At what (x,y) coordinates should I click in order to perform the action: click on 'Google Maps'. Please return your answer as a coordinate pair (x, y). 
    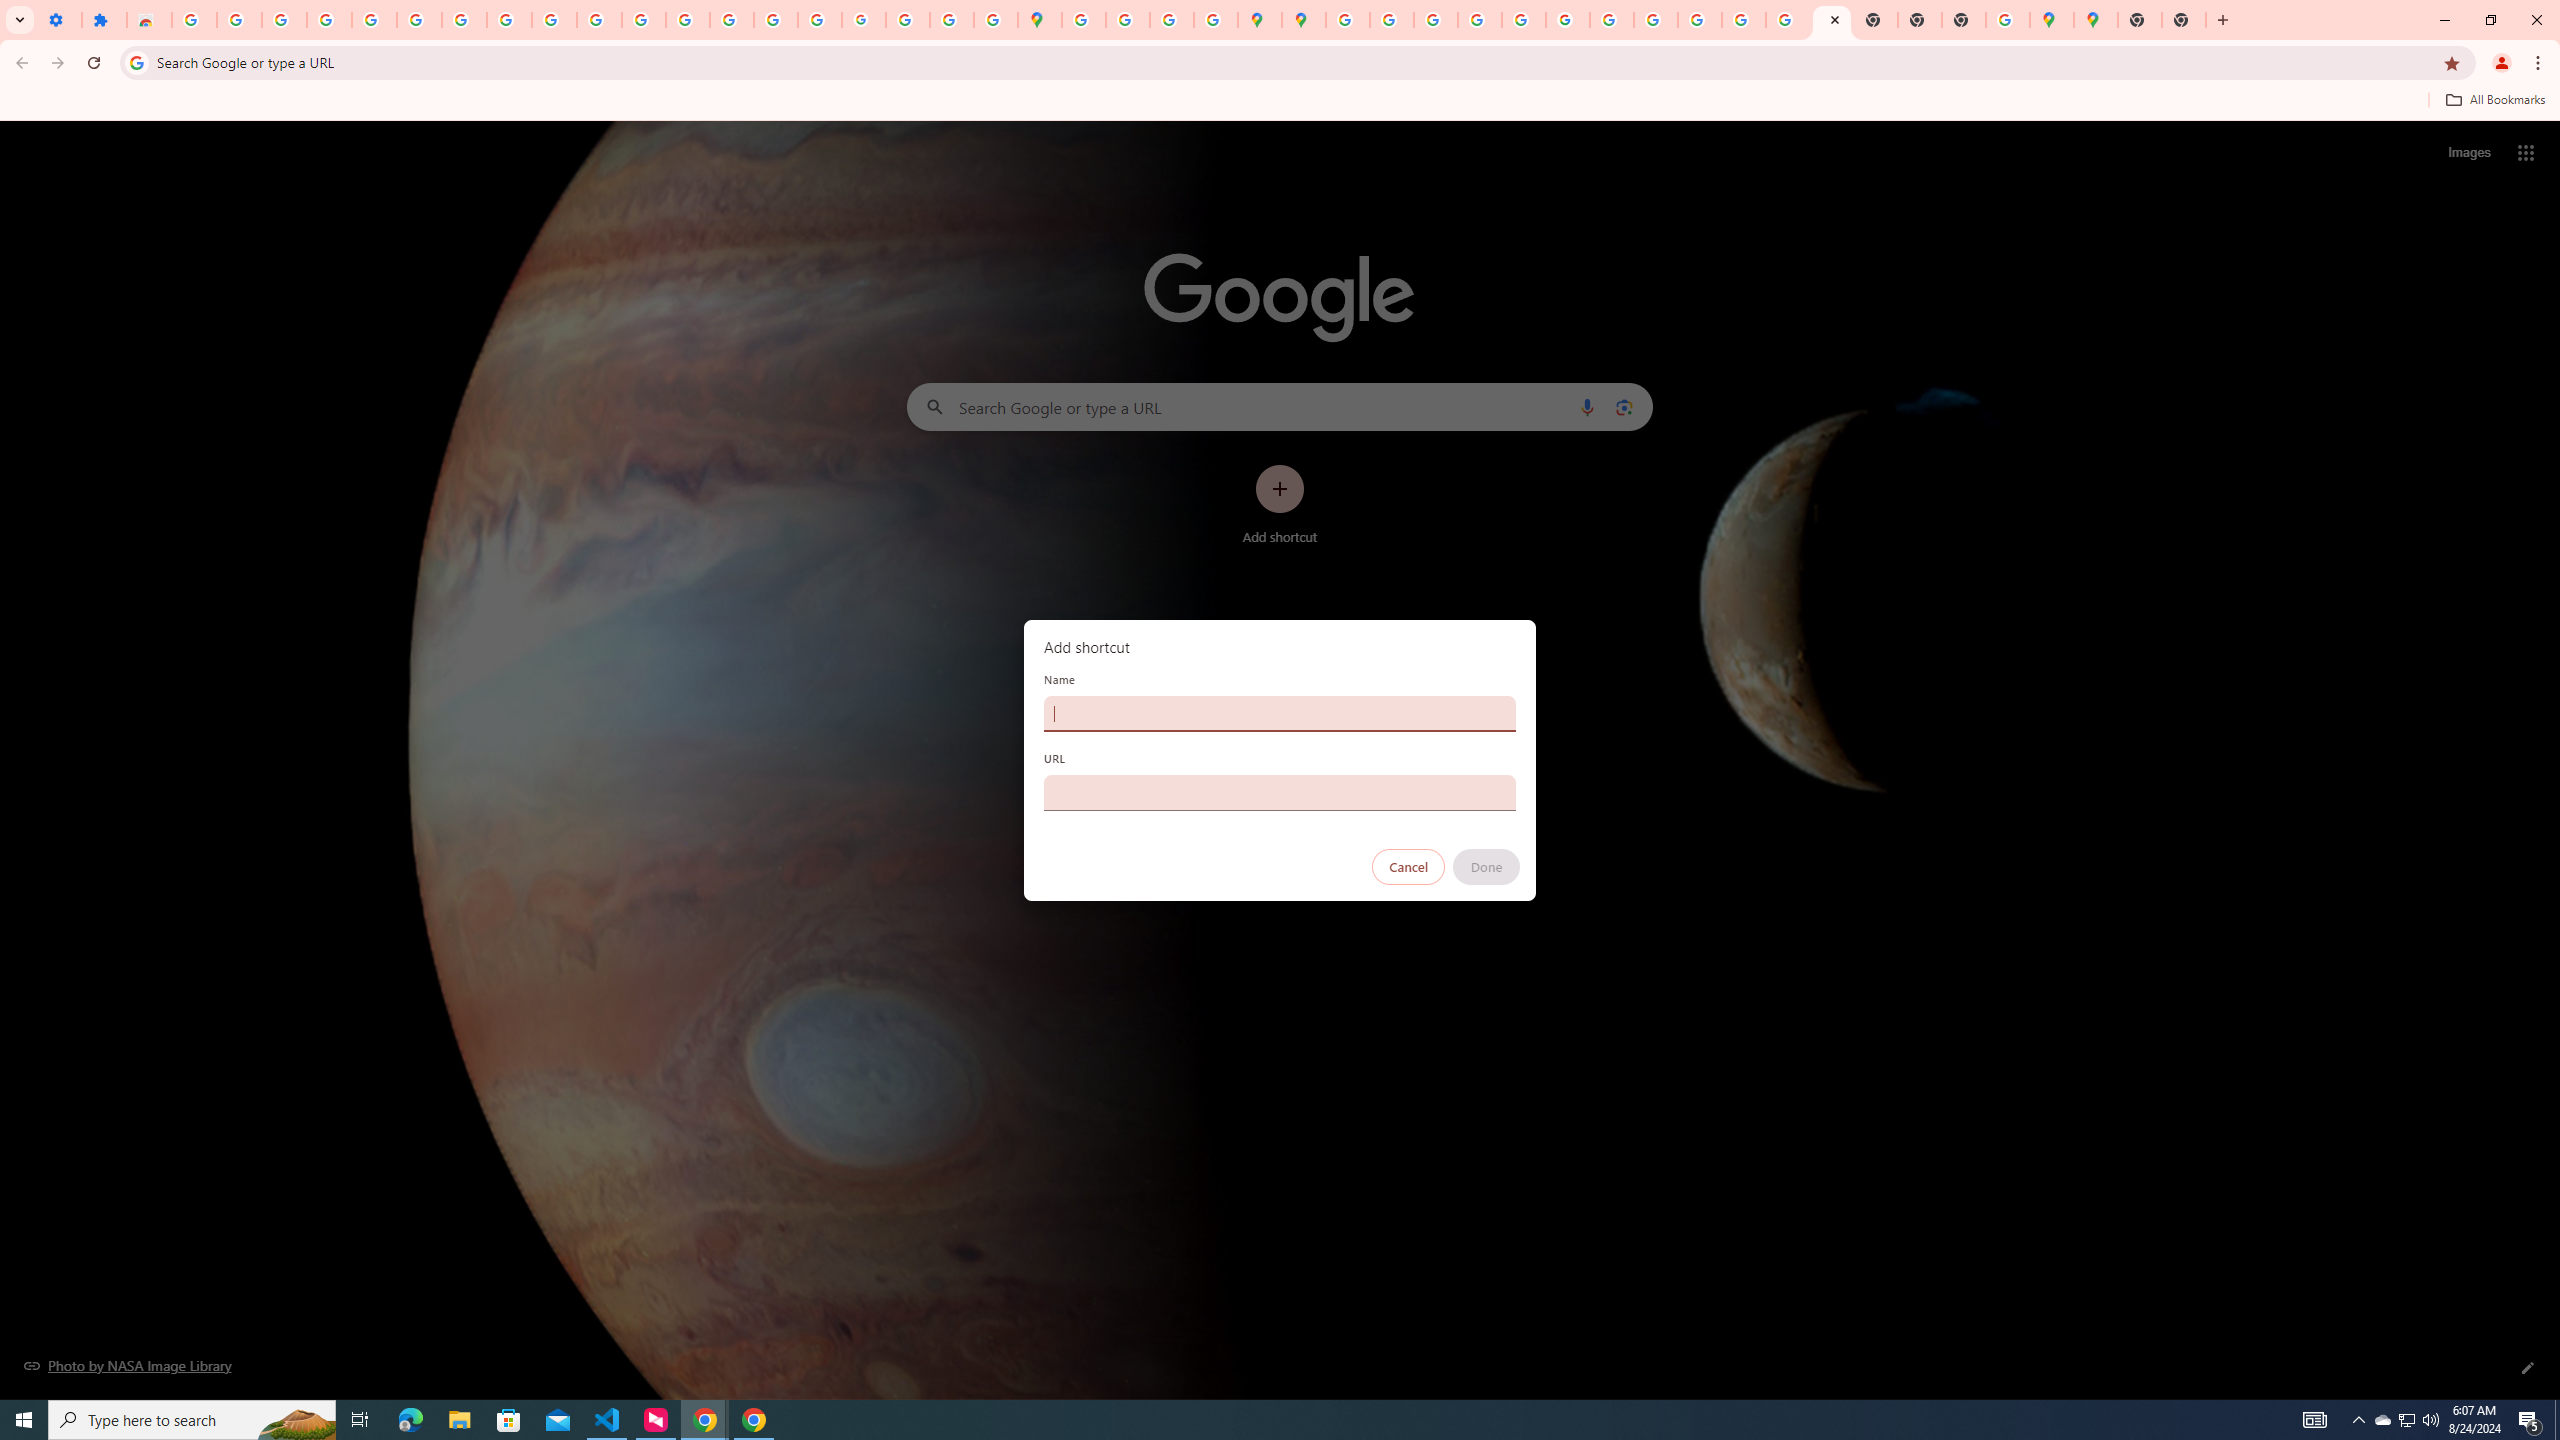
    Looking at the image, I should click on (2095, 19).